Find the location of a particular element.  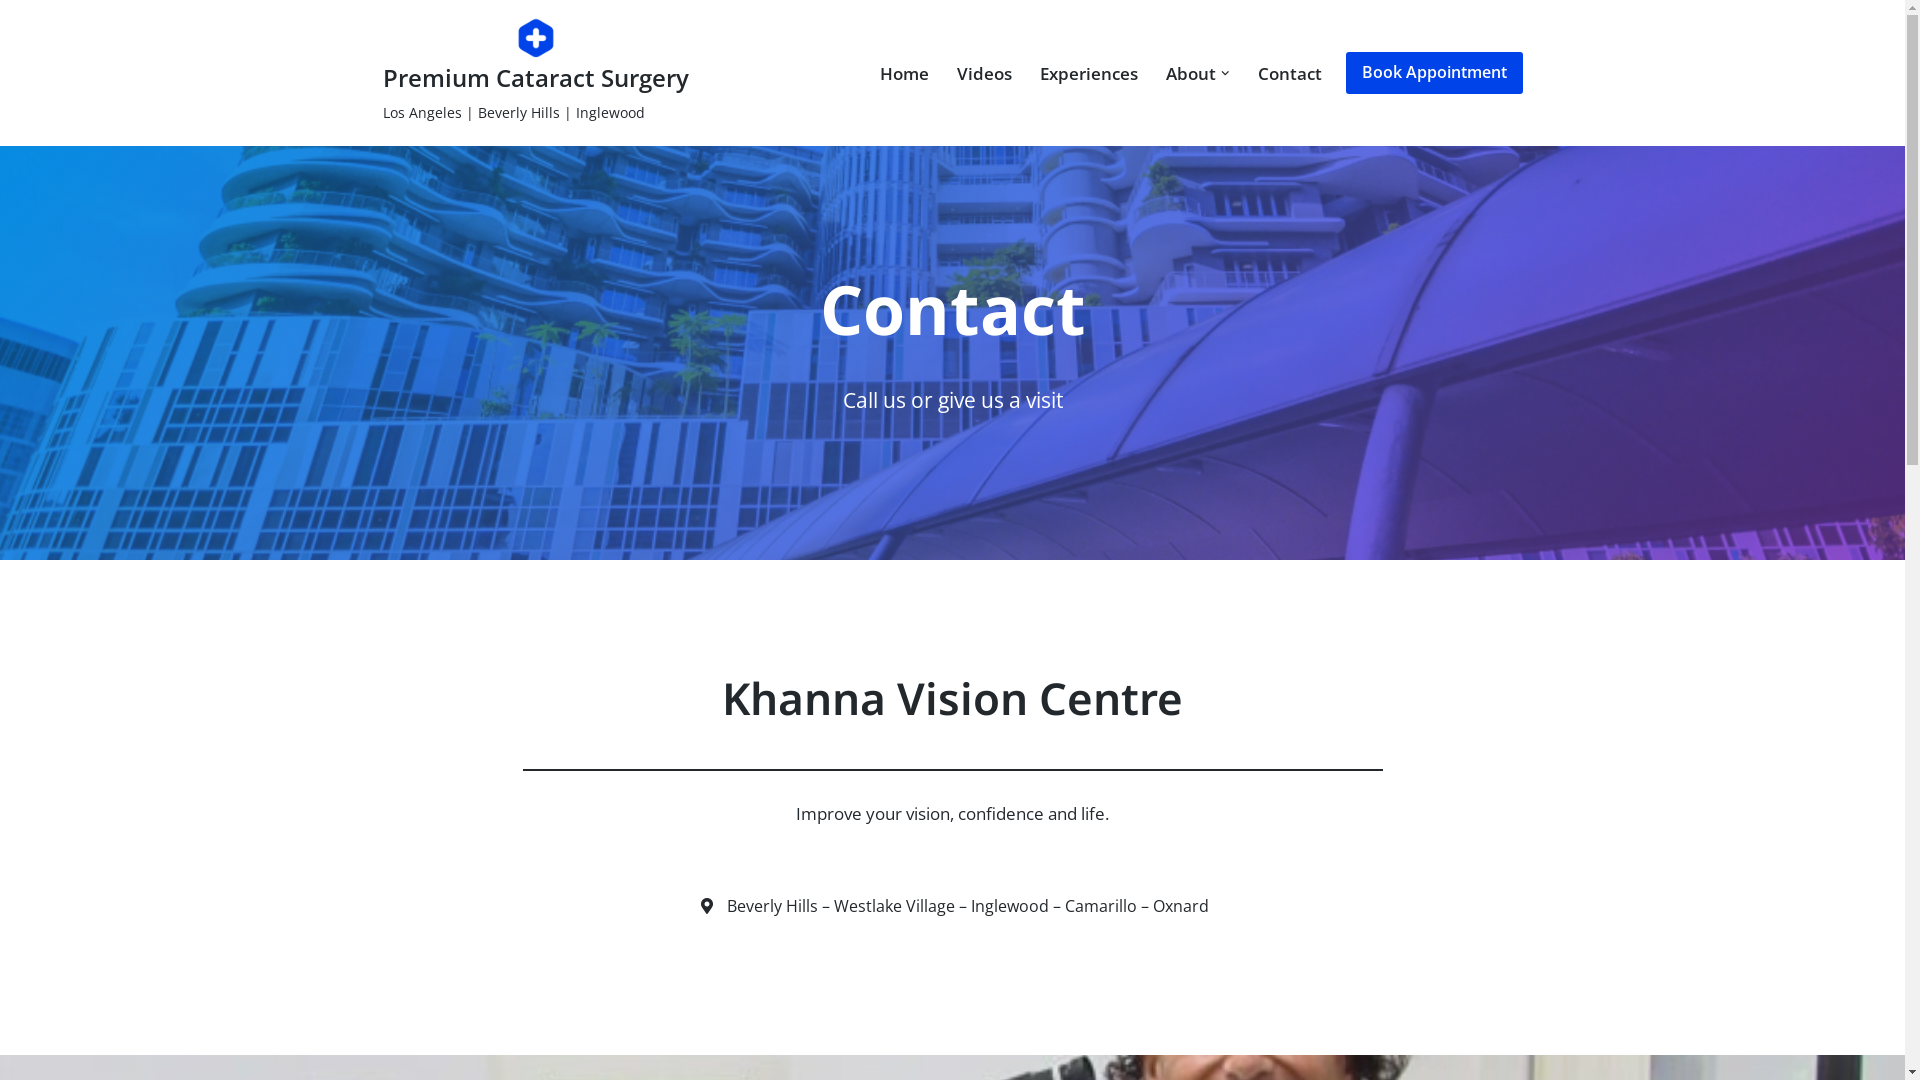

'Experiences' is located at coordinates (1088, 72).